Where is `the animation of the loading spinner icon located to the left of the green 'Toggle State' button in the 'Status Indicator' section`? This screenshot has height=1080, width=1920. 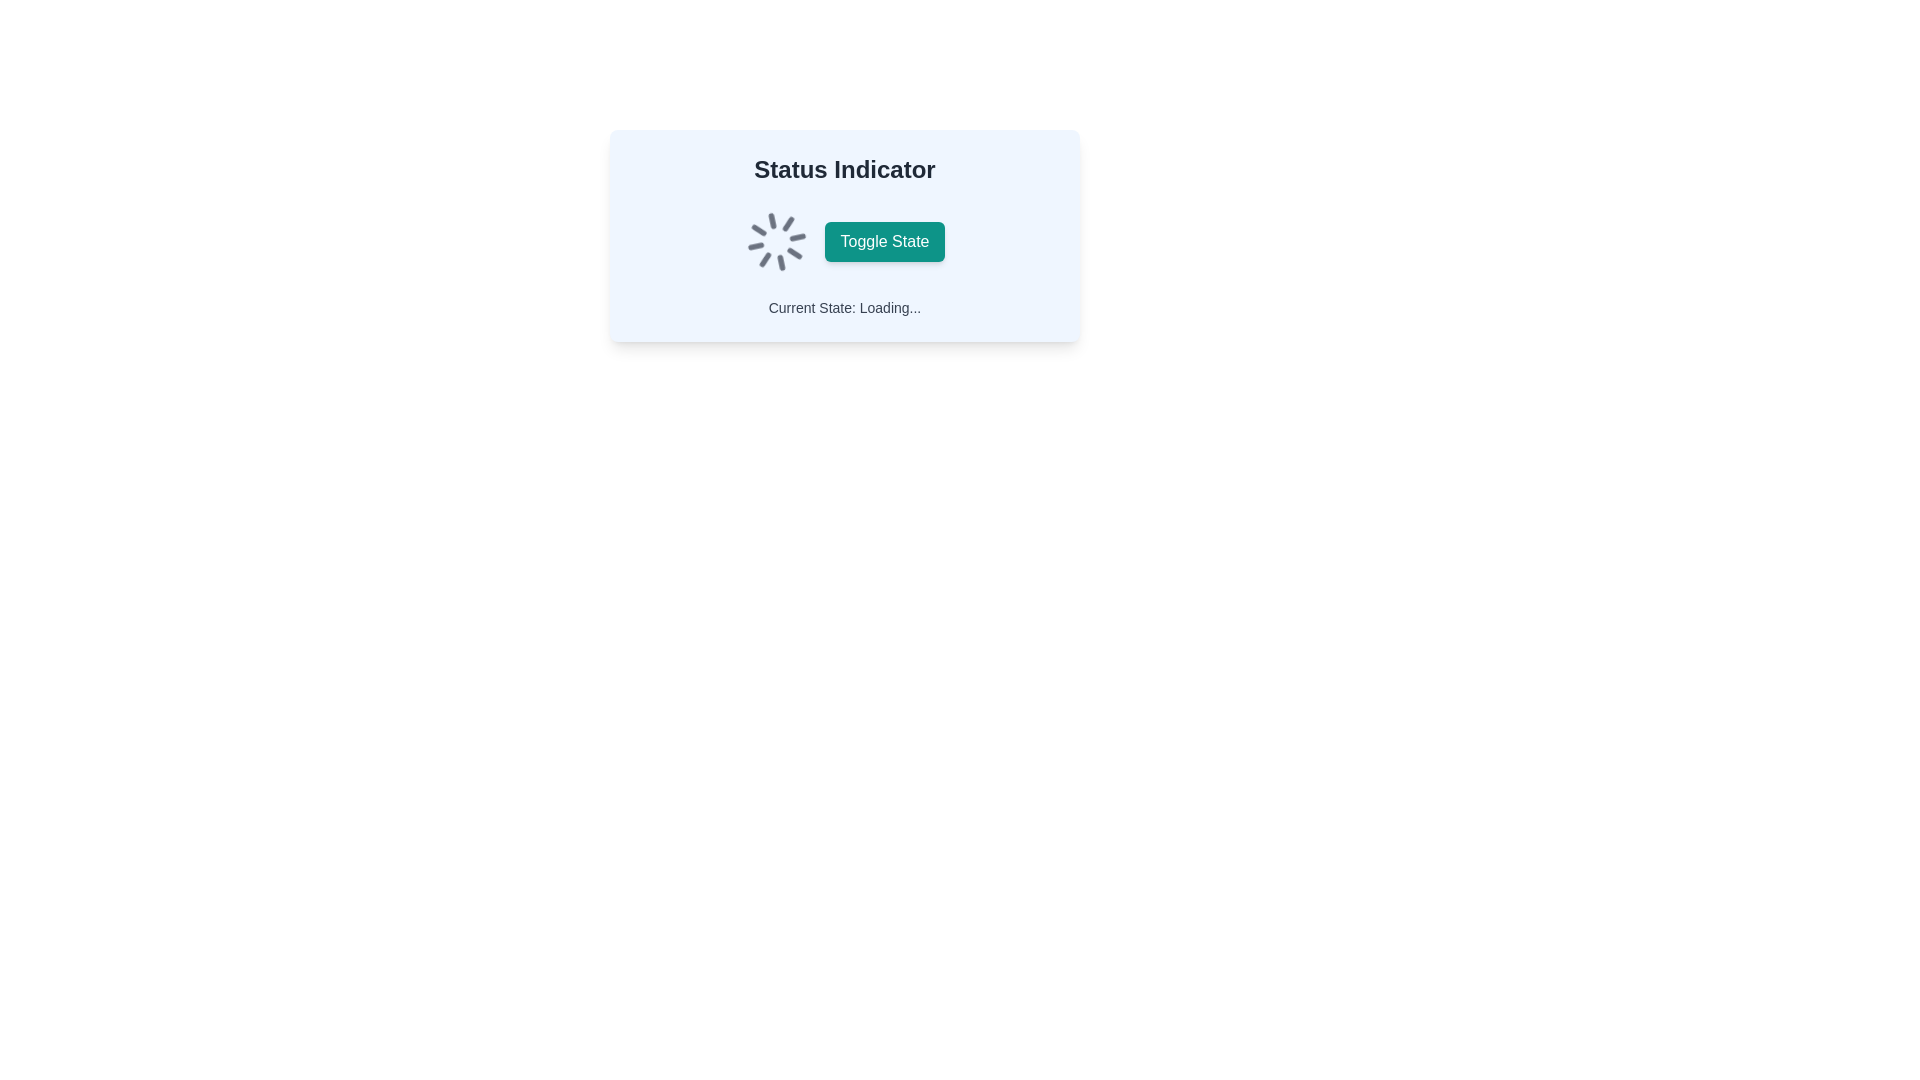
the animation of the loading spinner icon located to the left of the green 'Toggle State' button in the 'Status Indicator' section is located at coordinates (775, 241).